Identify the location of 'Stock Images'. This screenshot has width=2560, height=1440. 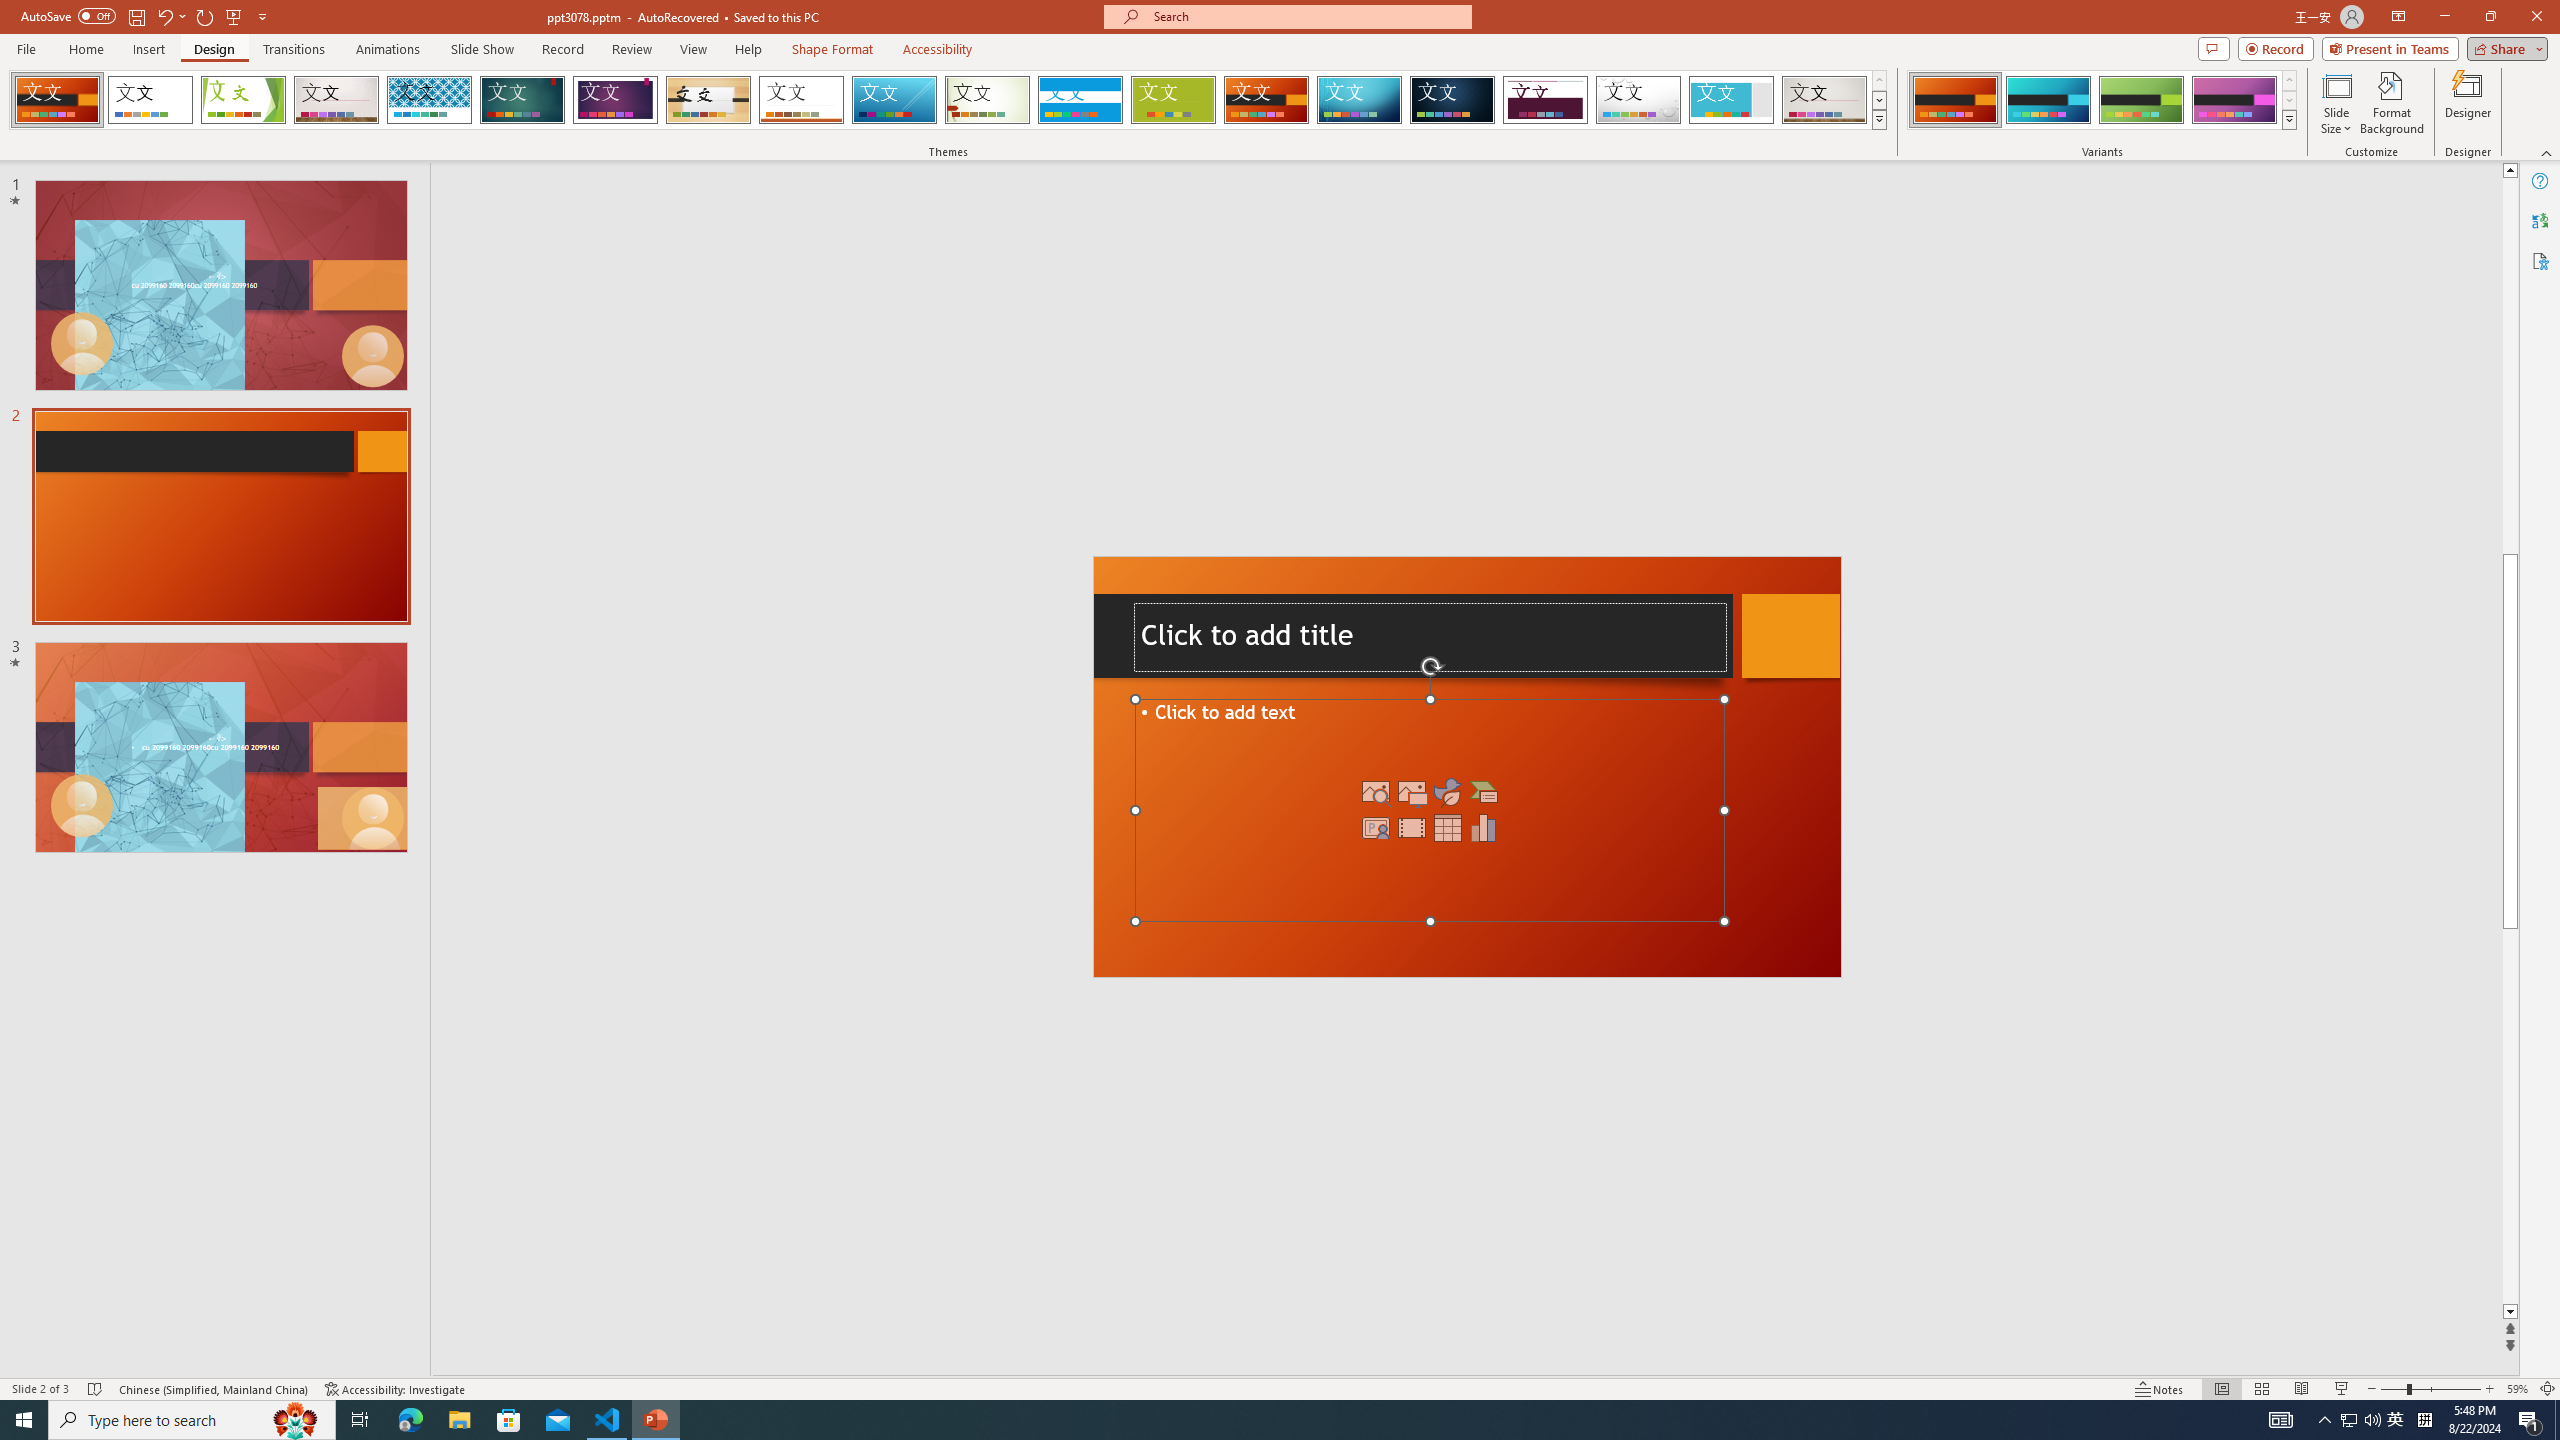
(1375, 792).